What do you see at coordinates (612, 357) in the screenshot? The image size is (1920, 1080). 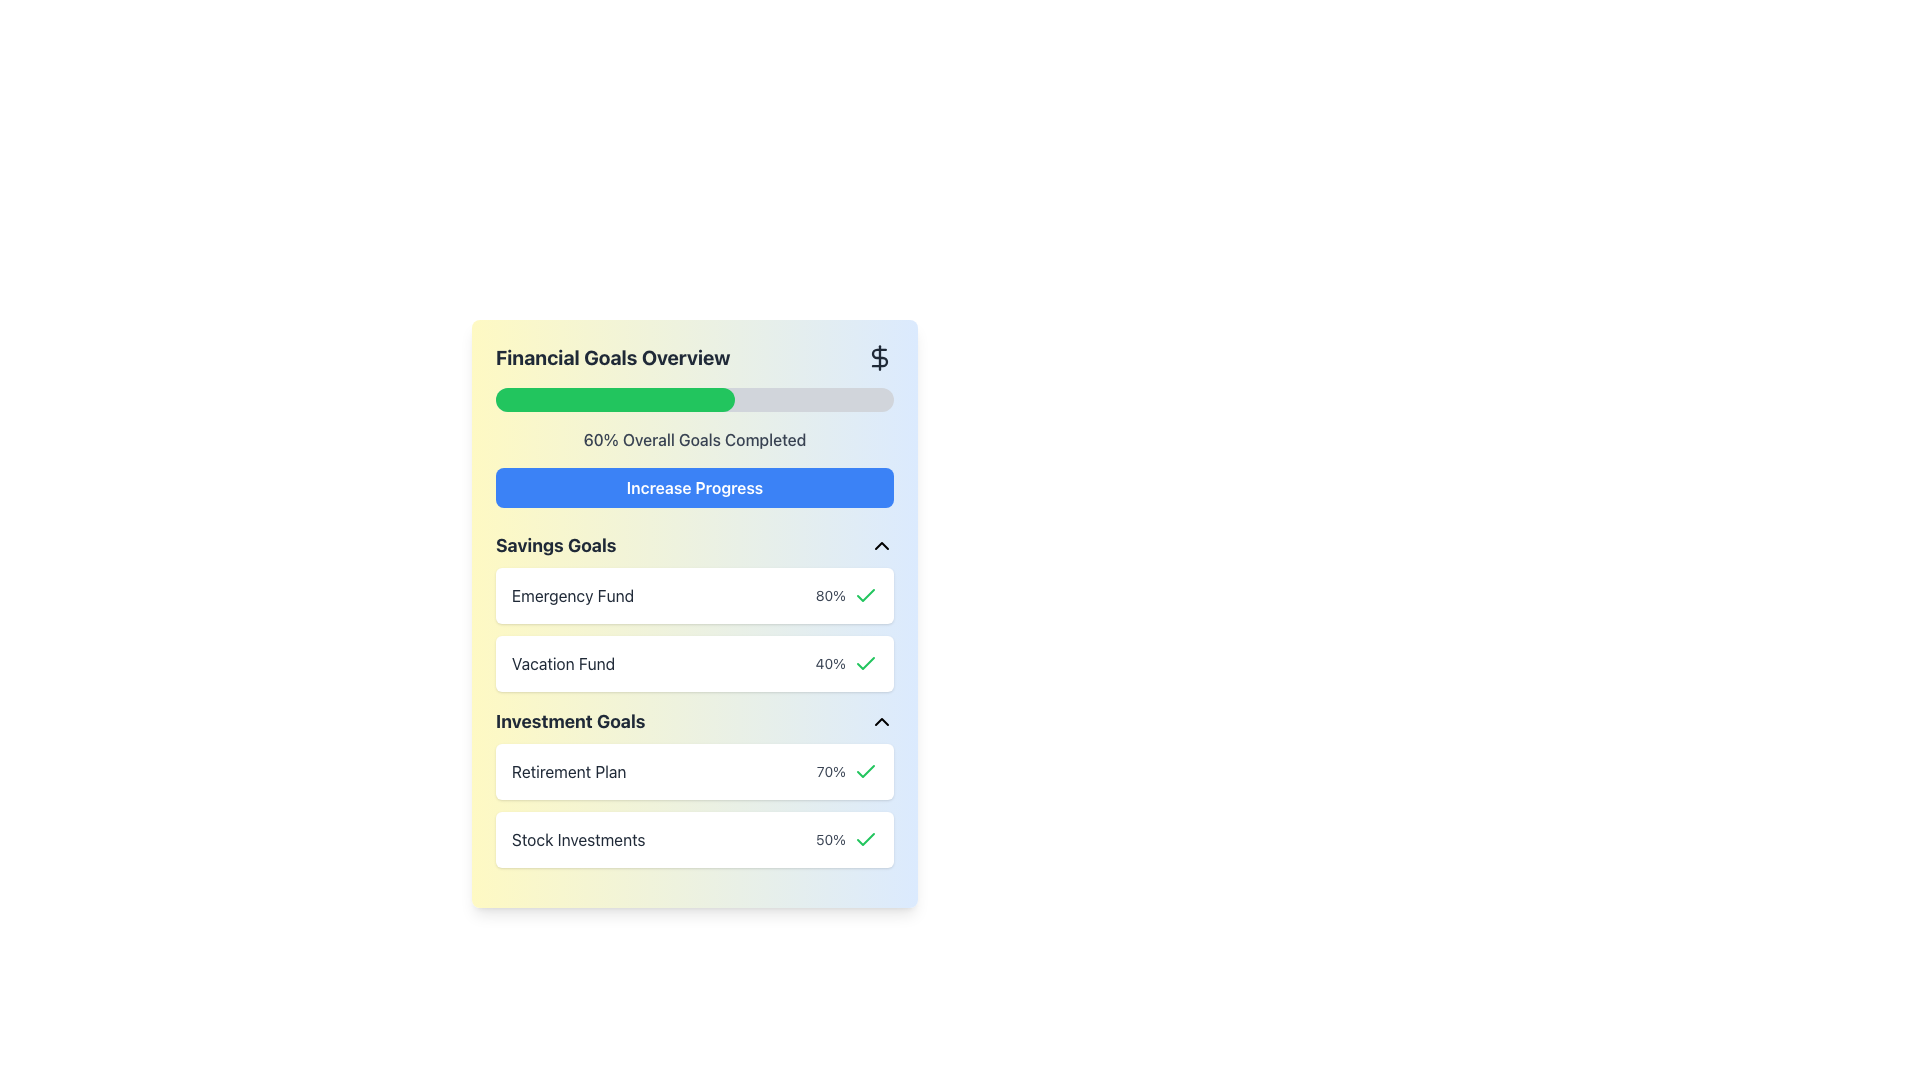 I see `the text label that serves as the title for the financial goals section, located at the topmost section of the interface` at bounding box center [612, 357].